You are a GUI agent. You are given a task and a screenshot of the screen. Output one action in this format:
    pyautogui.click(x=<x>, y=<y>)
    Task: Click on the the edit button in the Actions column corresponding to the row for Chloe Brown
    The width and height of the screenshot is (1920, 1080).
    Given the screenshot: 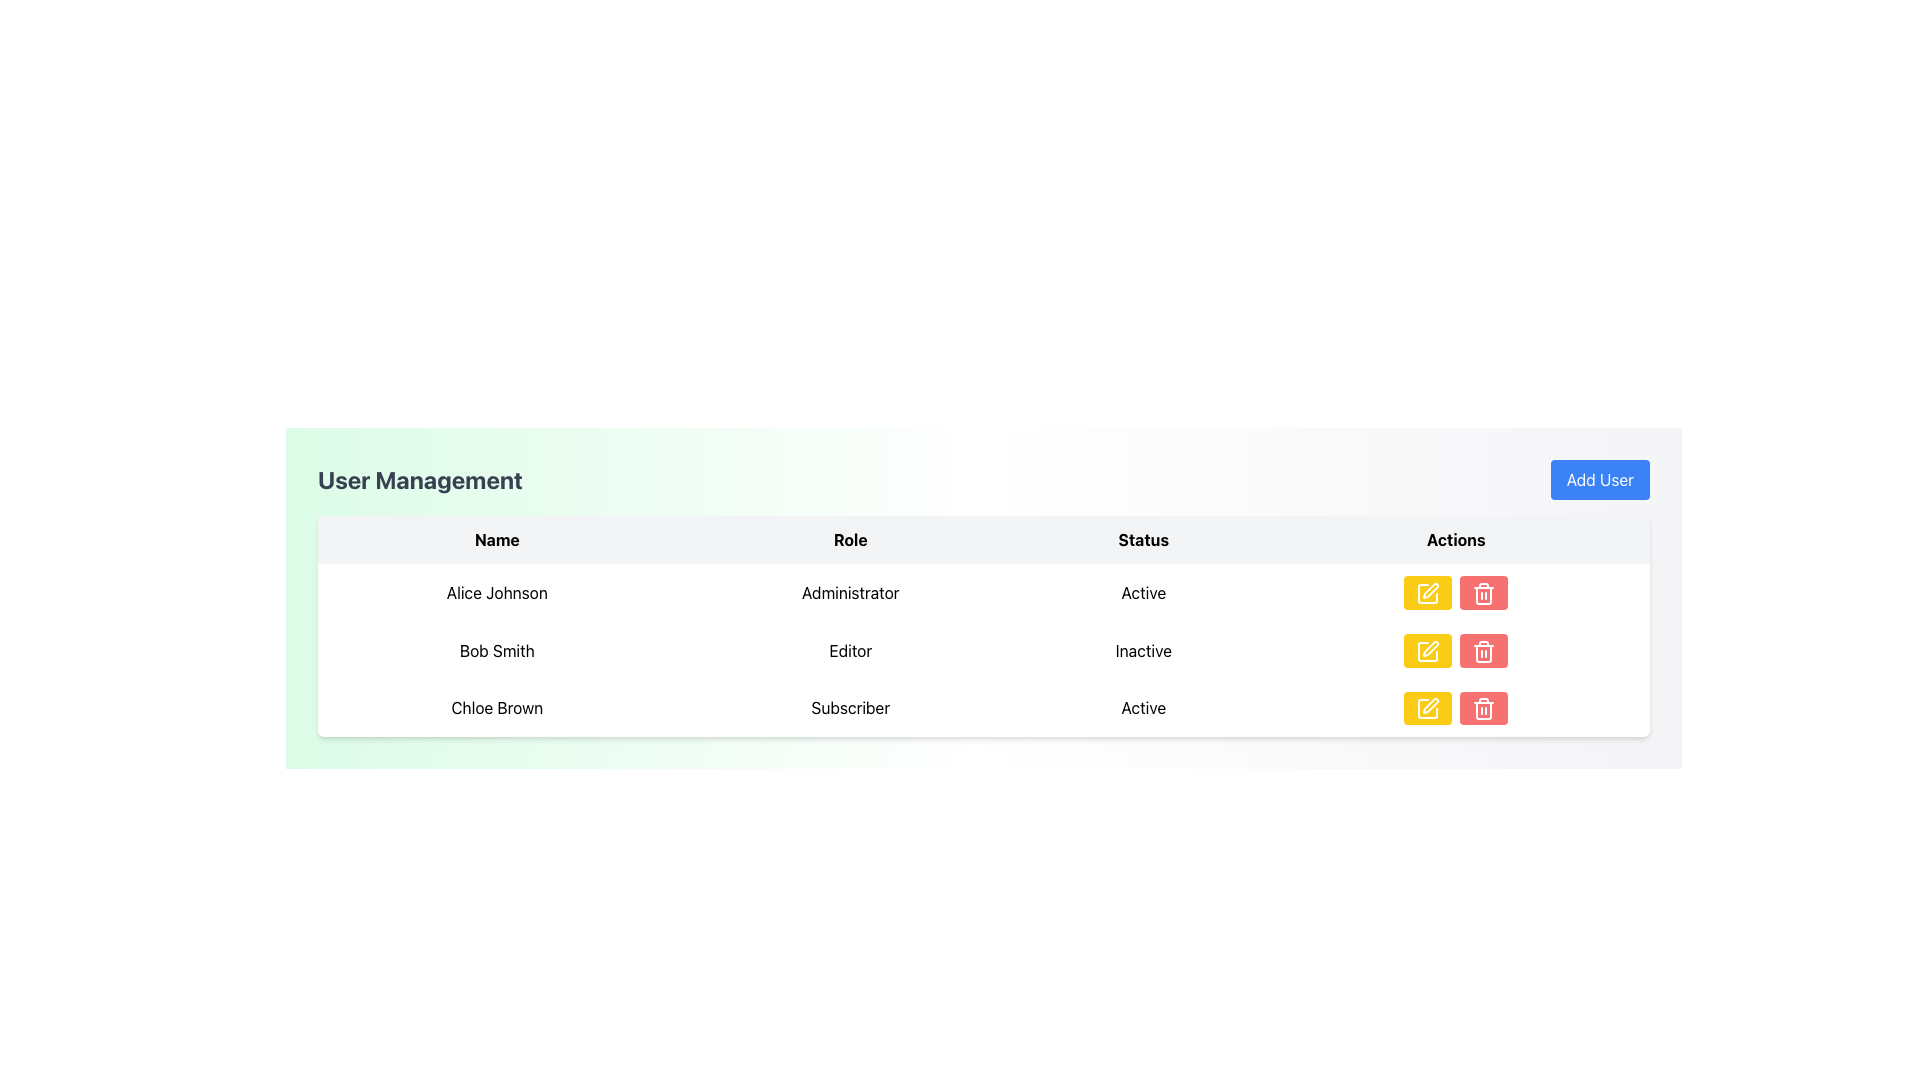 What is the action you would take?
    pyautogui.click(x=1427, y=708)
    